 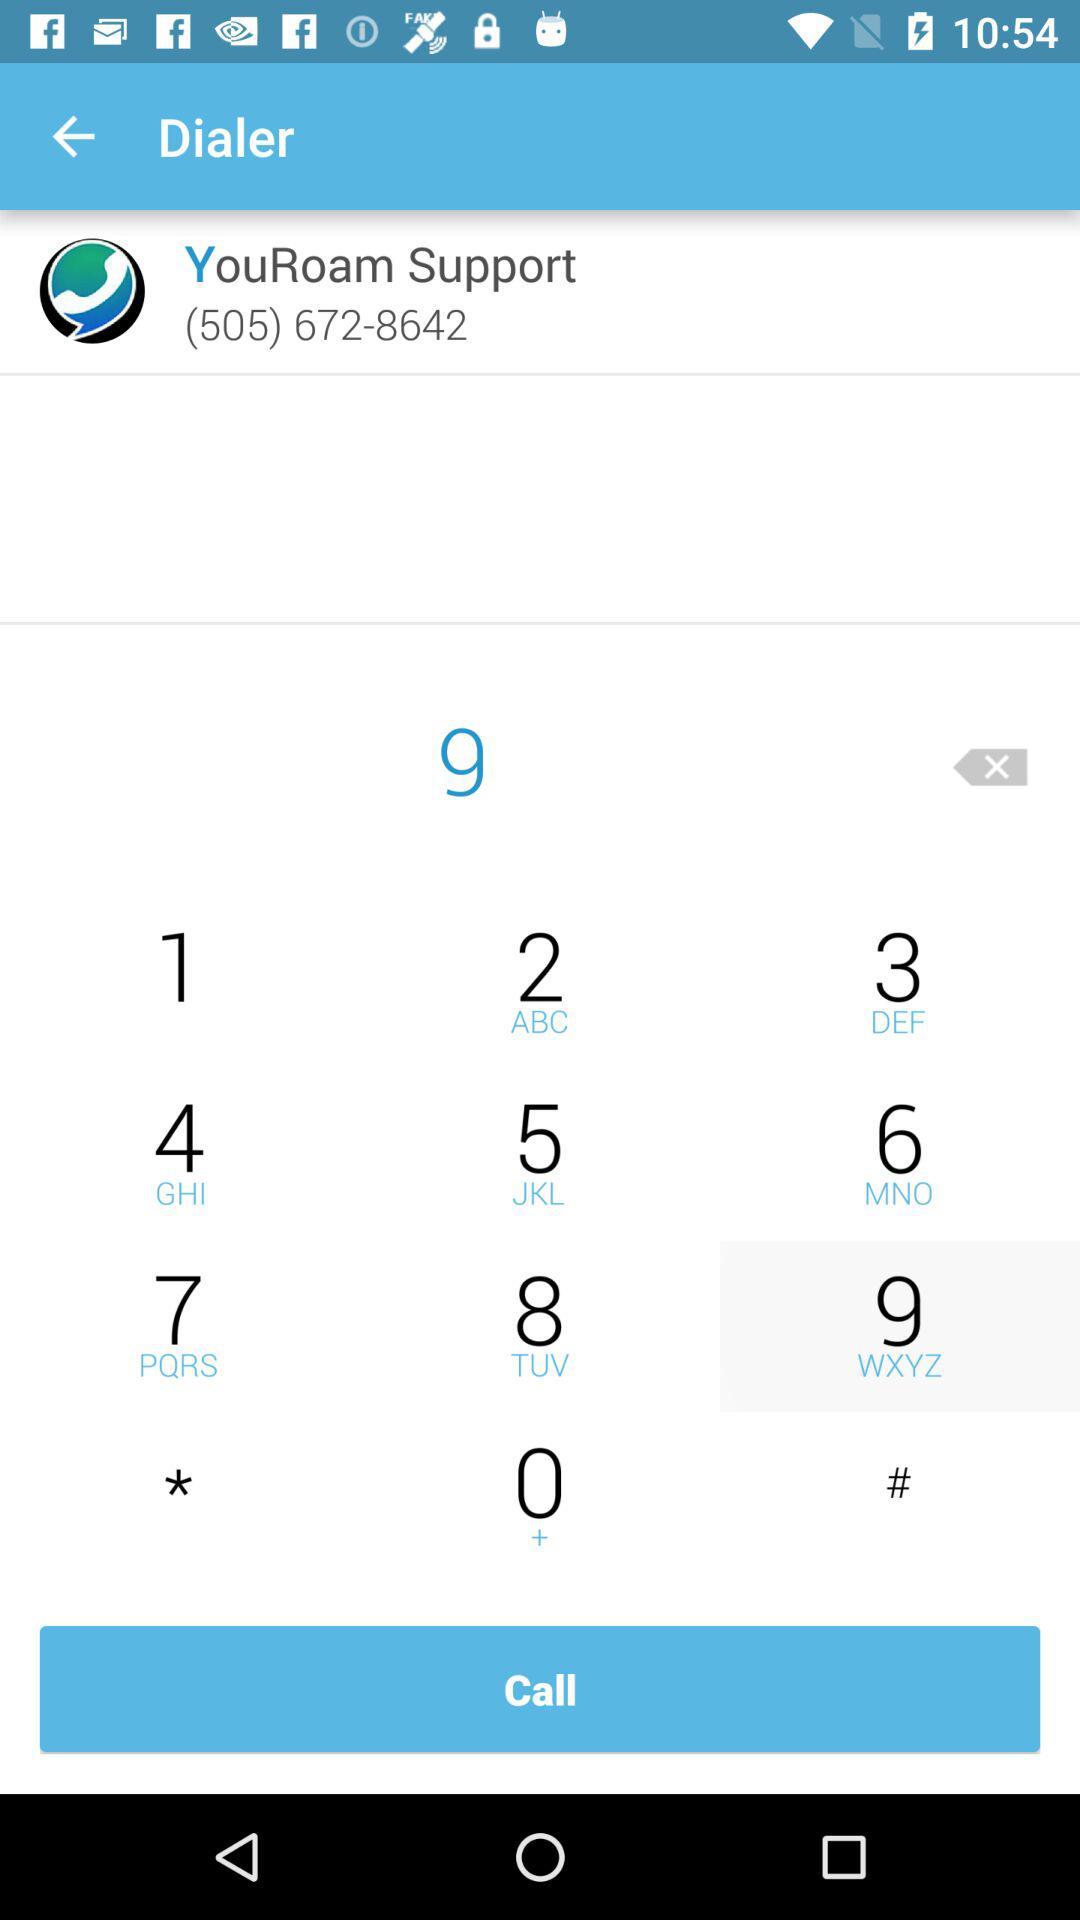 I want to click on insert, so click(x=898, y=1498).